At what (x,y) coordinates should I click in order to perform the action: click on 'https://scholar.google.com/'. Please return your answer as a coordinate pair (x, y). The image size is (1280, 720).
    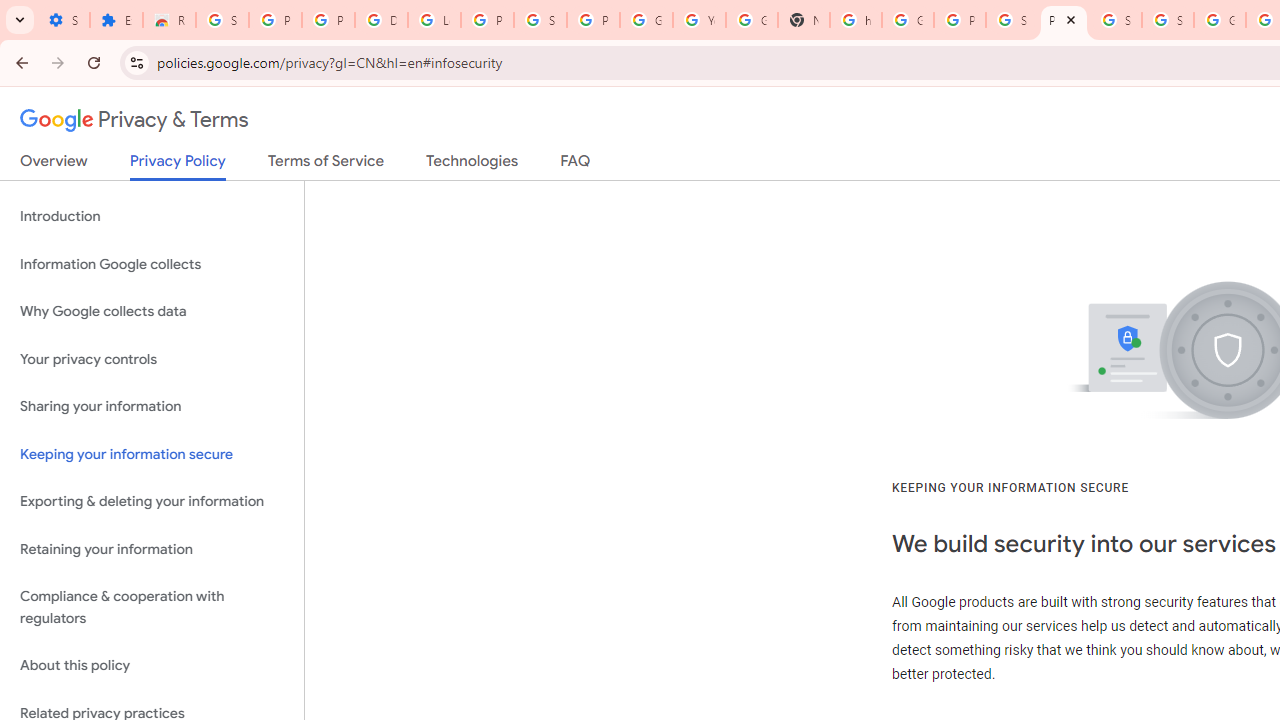
    Looking at the image, I should click on (855, 20).